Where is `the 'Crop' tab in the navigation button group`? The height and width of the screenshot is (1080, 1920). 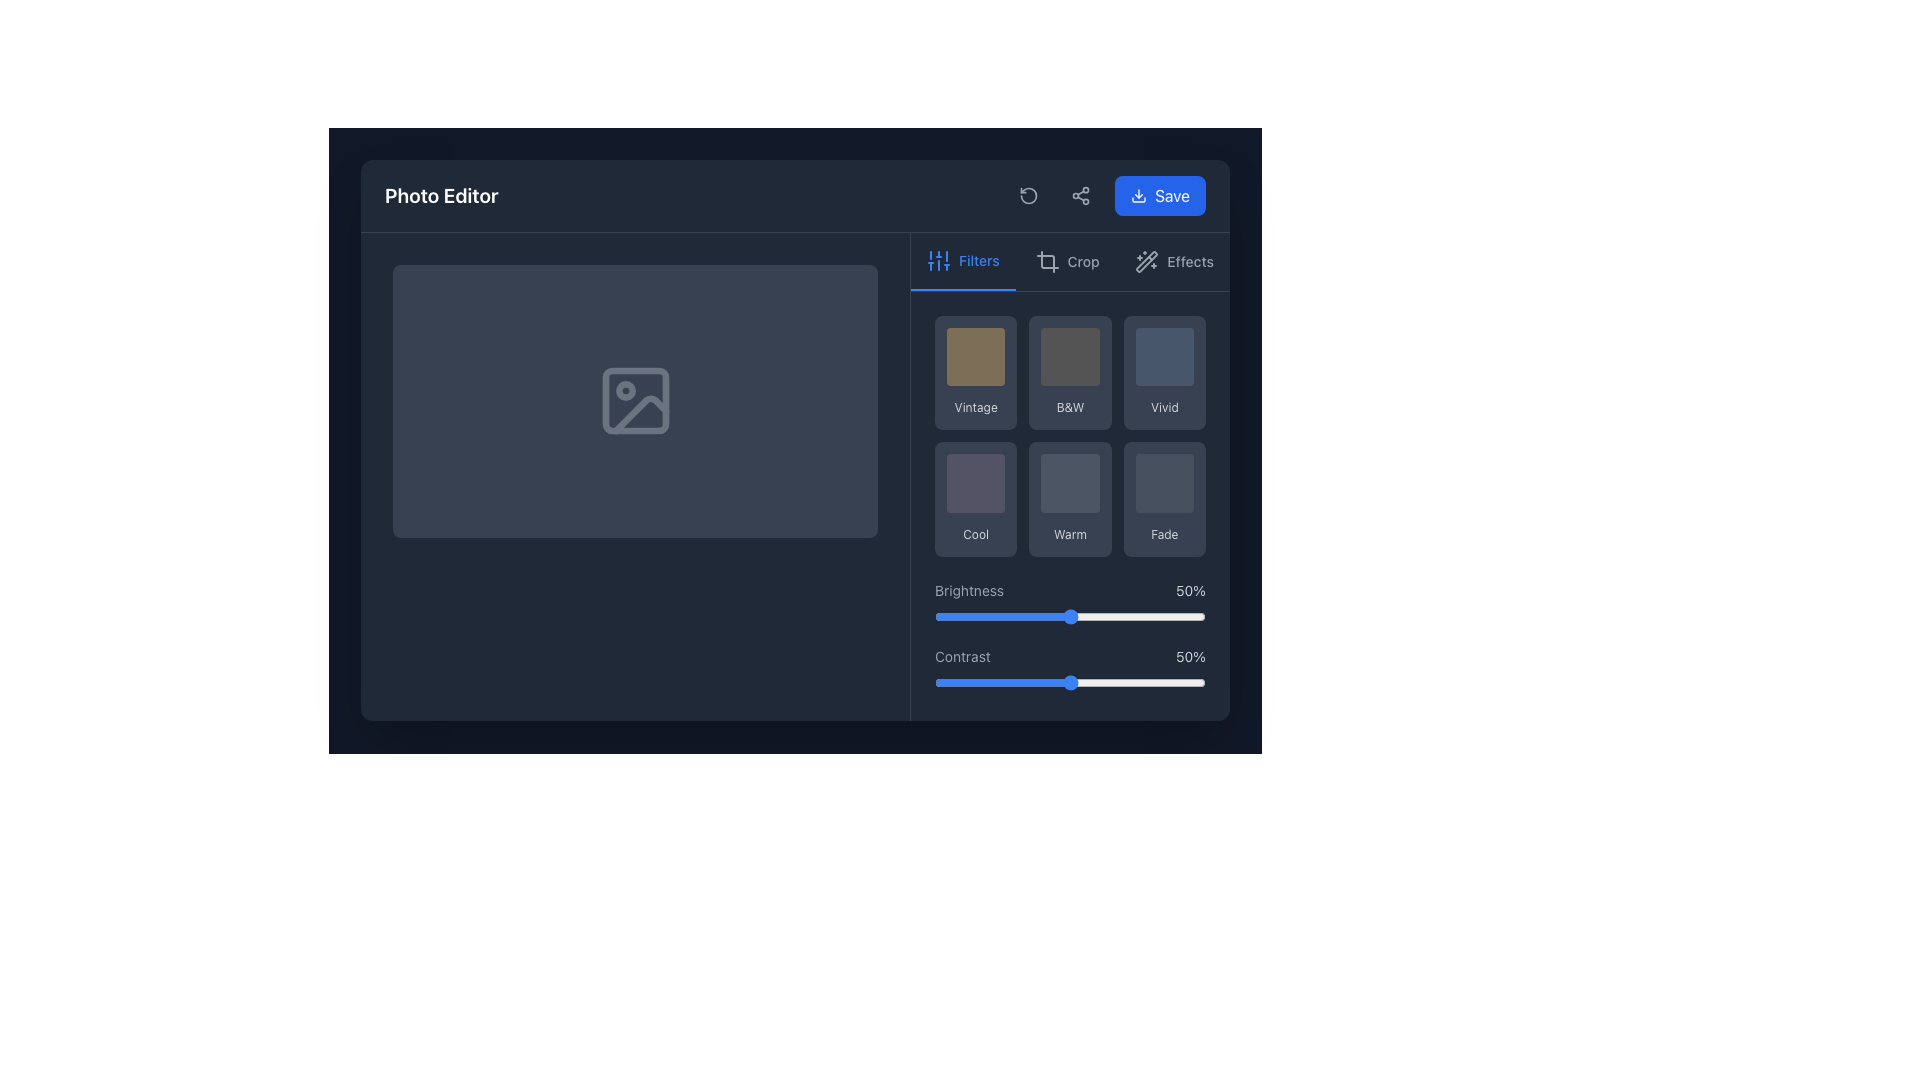
the 'Crop' tab in the navigation button group is located at coordinates (1069, 261).